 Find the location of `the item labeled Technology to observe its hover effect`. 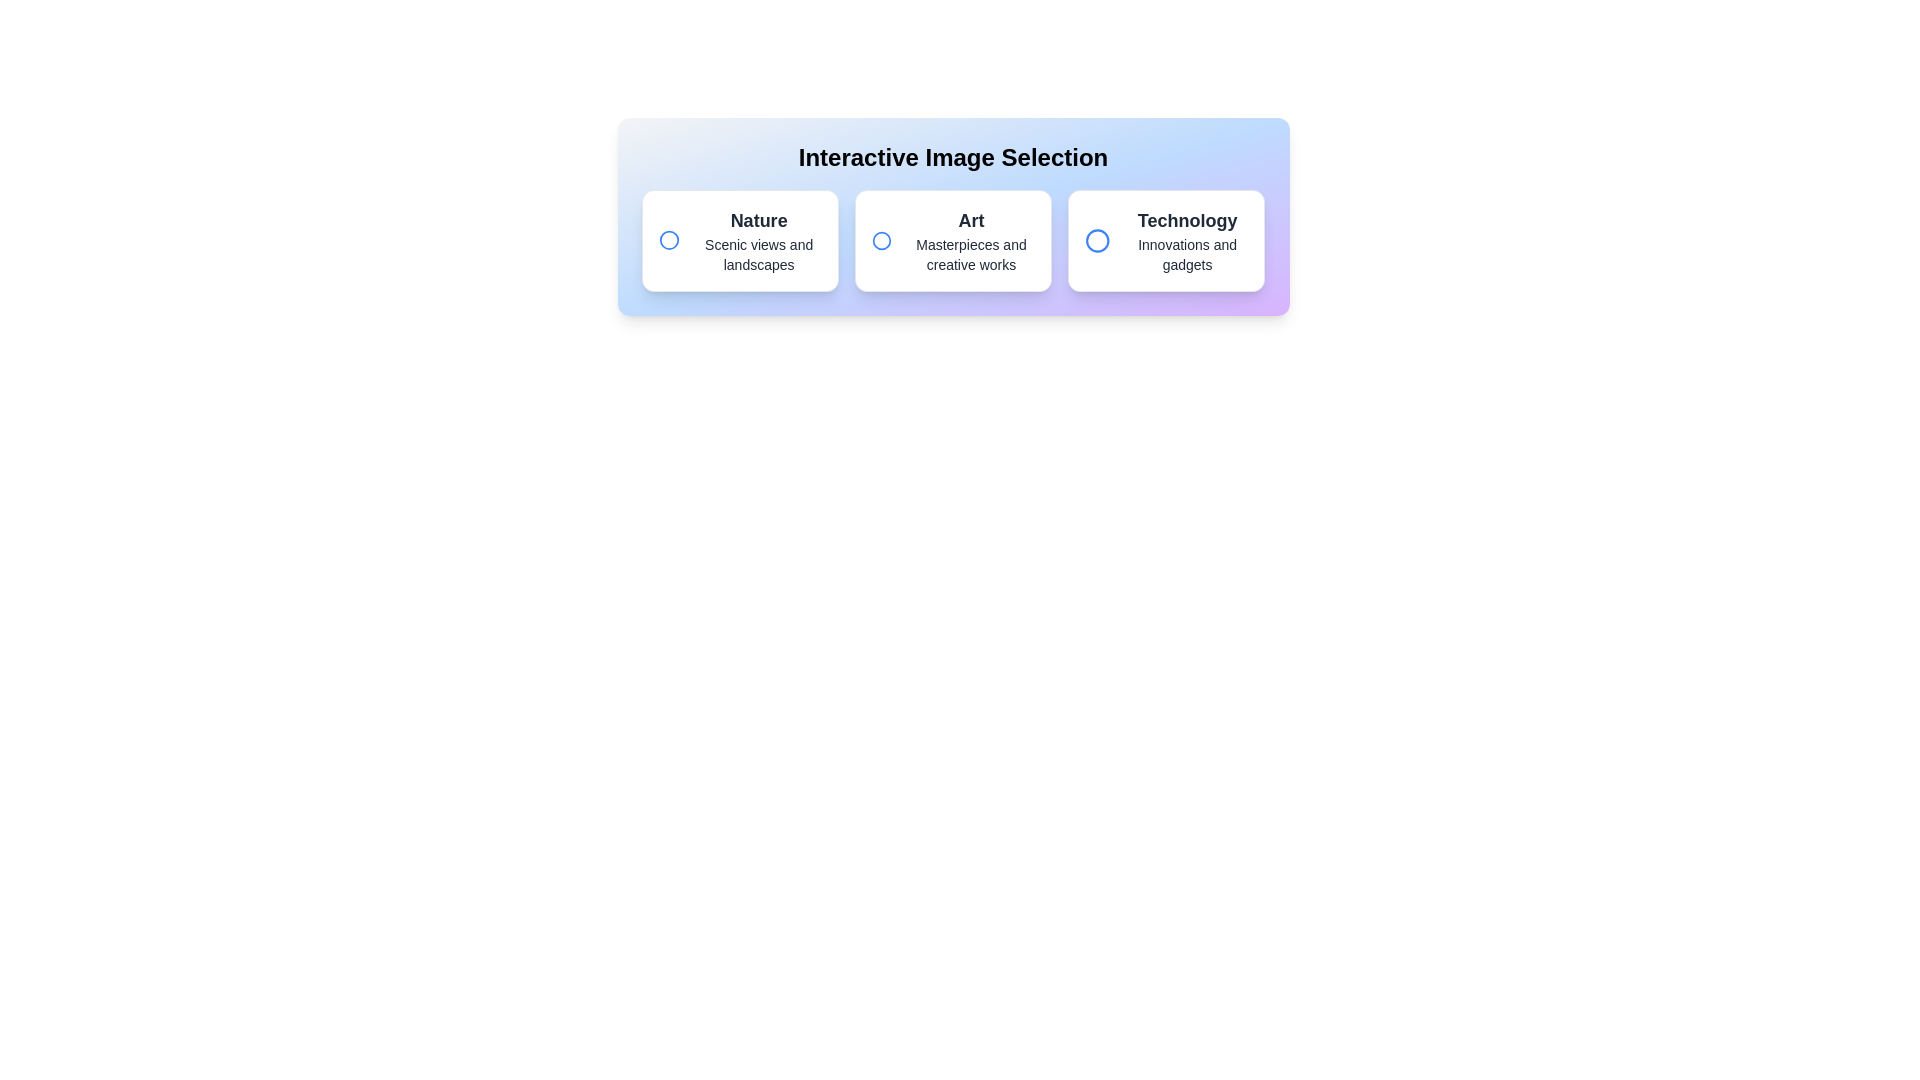

the item labeled Technology to observe its hover effect is located at coordinates (1166, 239).